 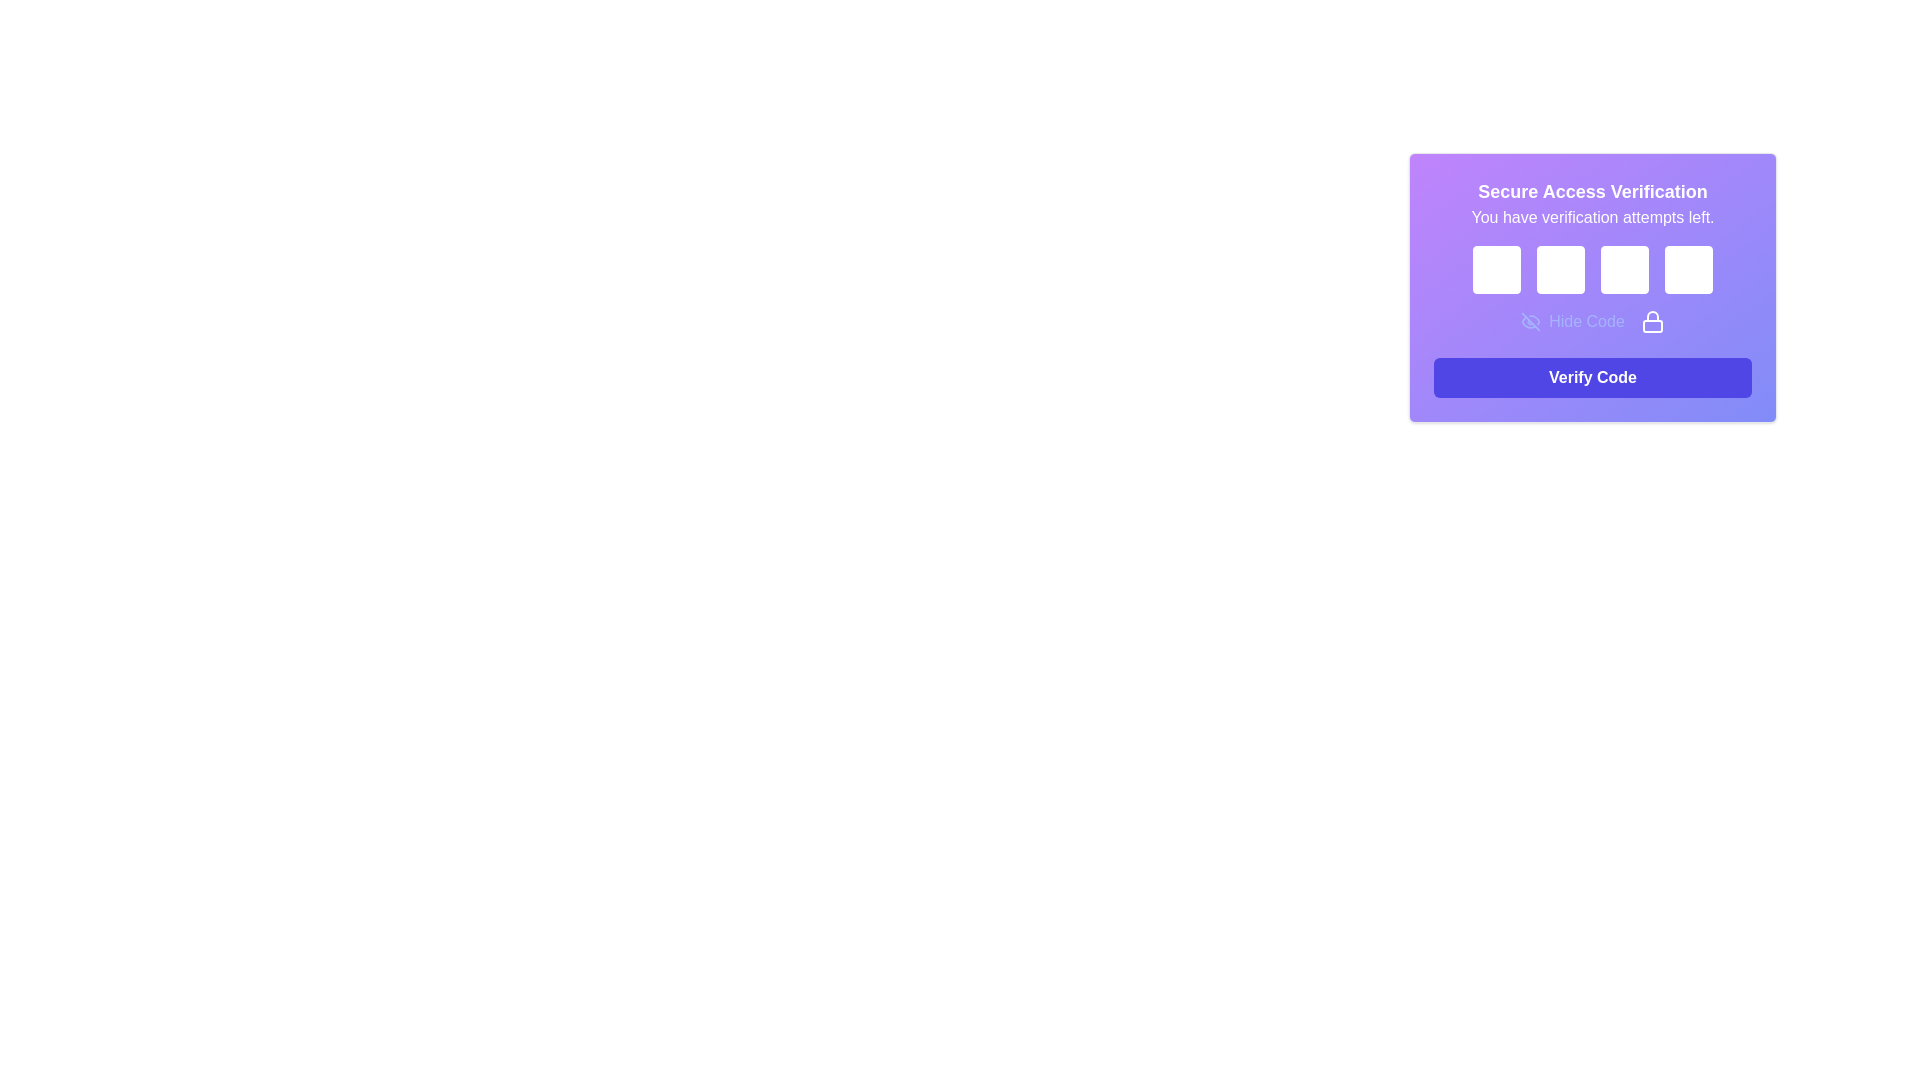 What do you see at coordinates (1592, 378) in the screenshot?
I see `the 'Verify Code' button located at the bottom of the card interface to change its color with a CSS effect` at bounding box center [1592, 378].